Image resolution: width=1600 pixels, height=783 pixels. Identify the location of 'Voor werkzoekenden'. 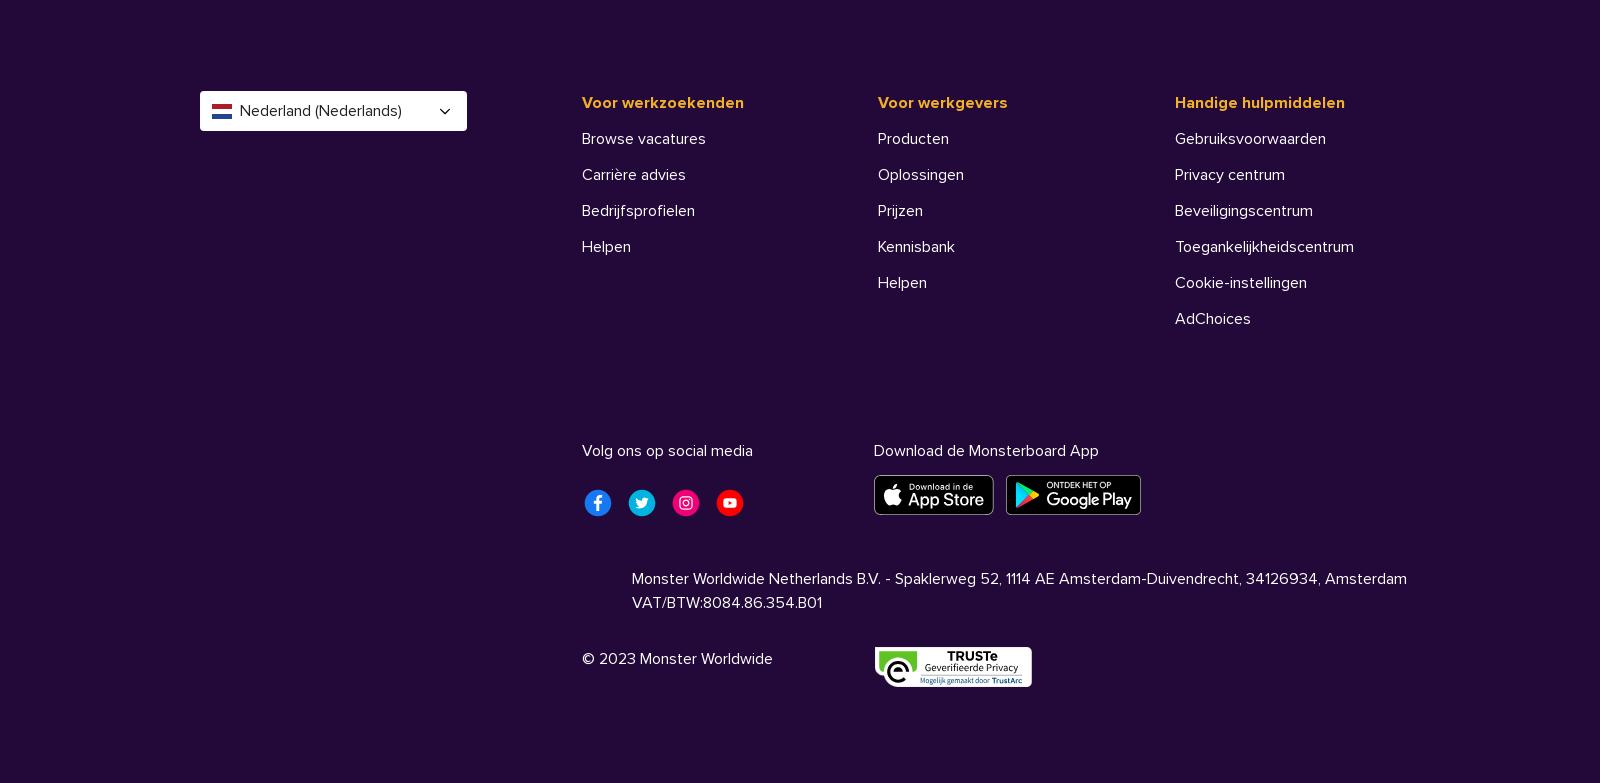
(579, 102).